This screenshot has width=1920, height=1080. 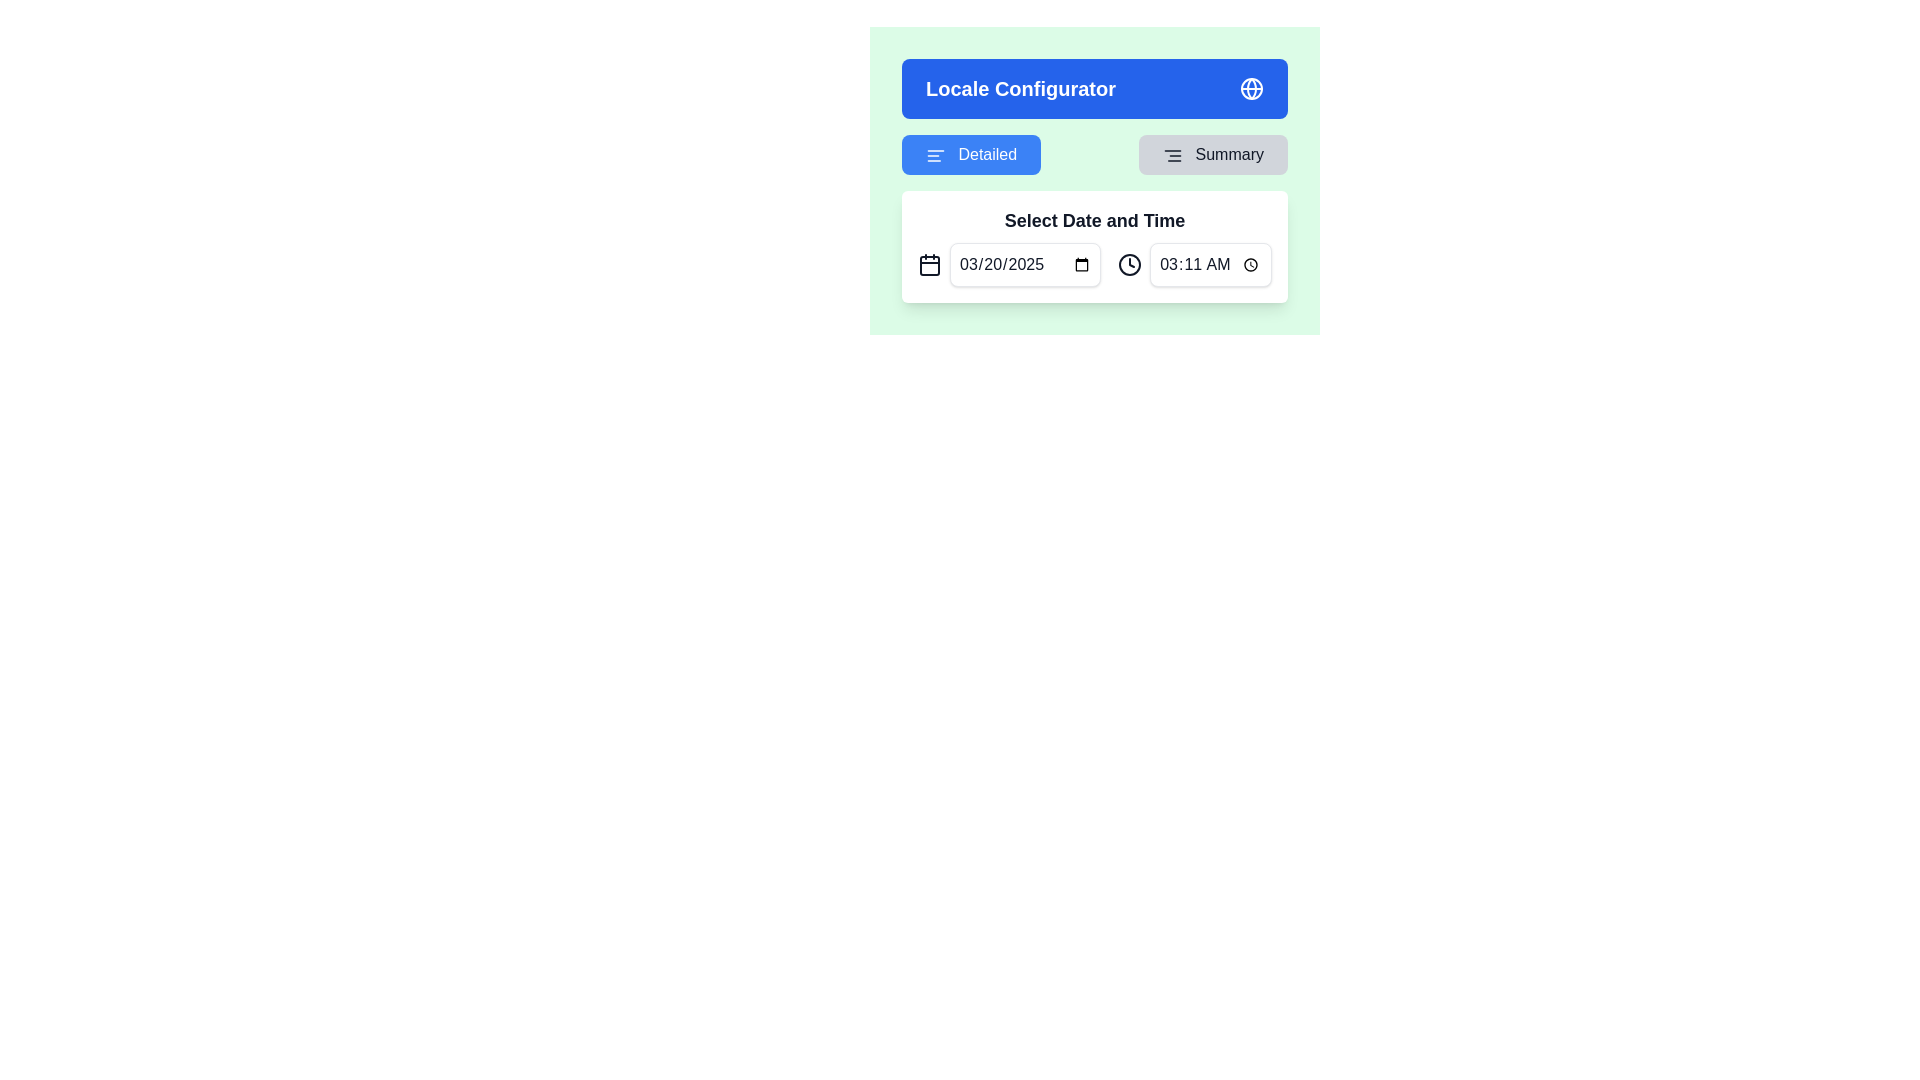 I want to click on the icon located in the middle-left of the 'Detailed' button, so click(x=935, y=153).